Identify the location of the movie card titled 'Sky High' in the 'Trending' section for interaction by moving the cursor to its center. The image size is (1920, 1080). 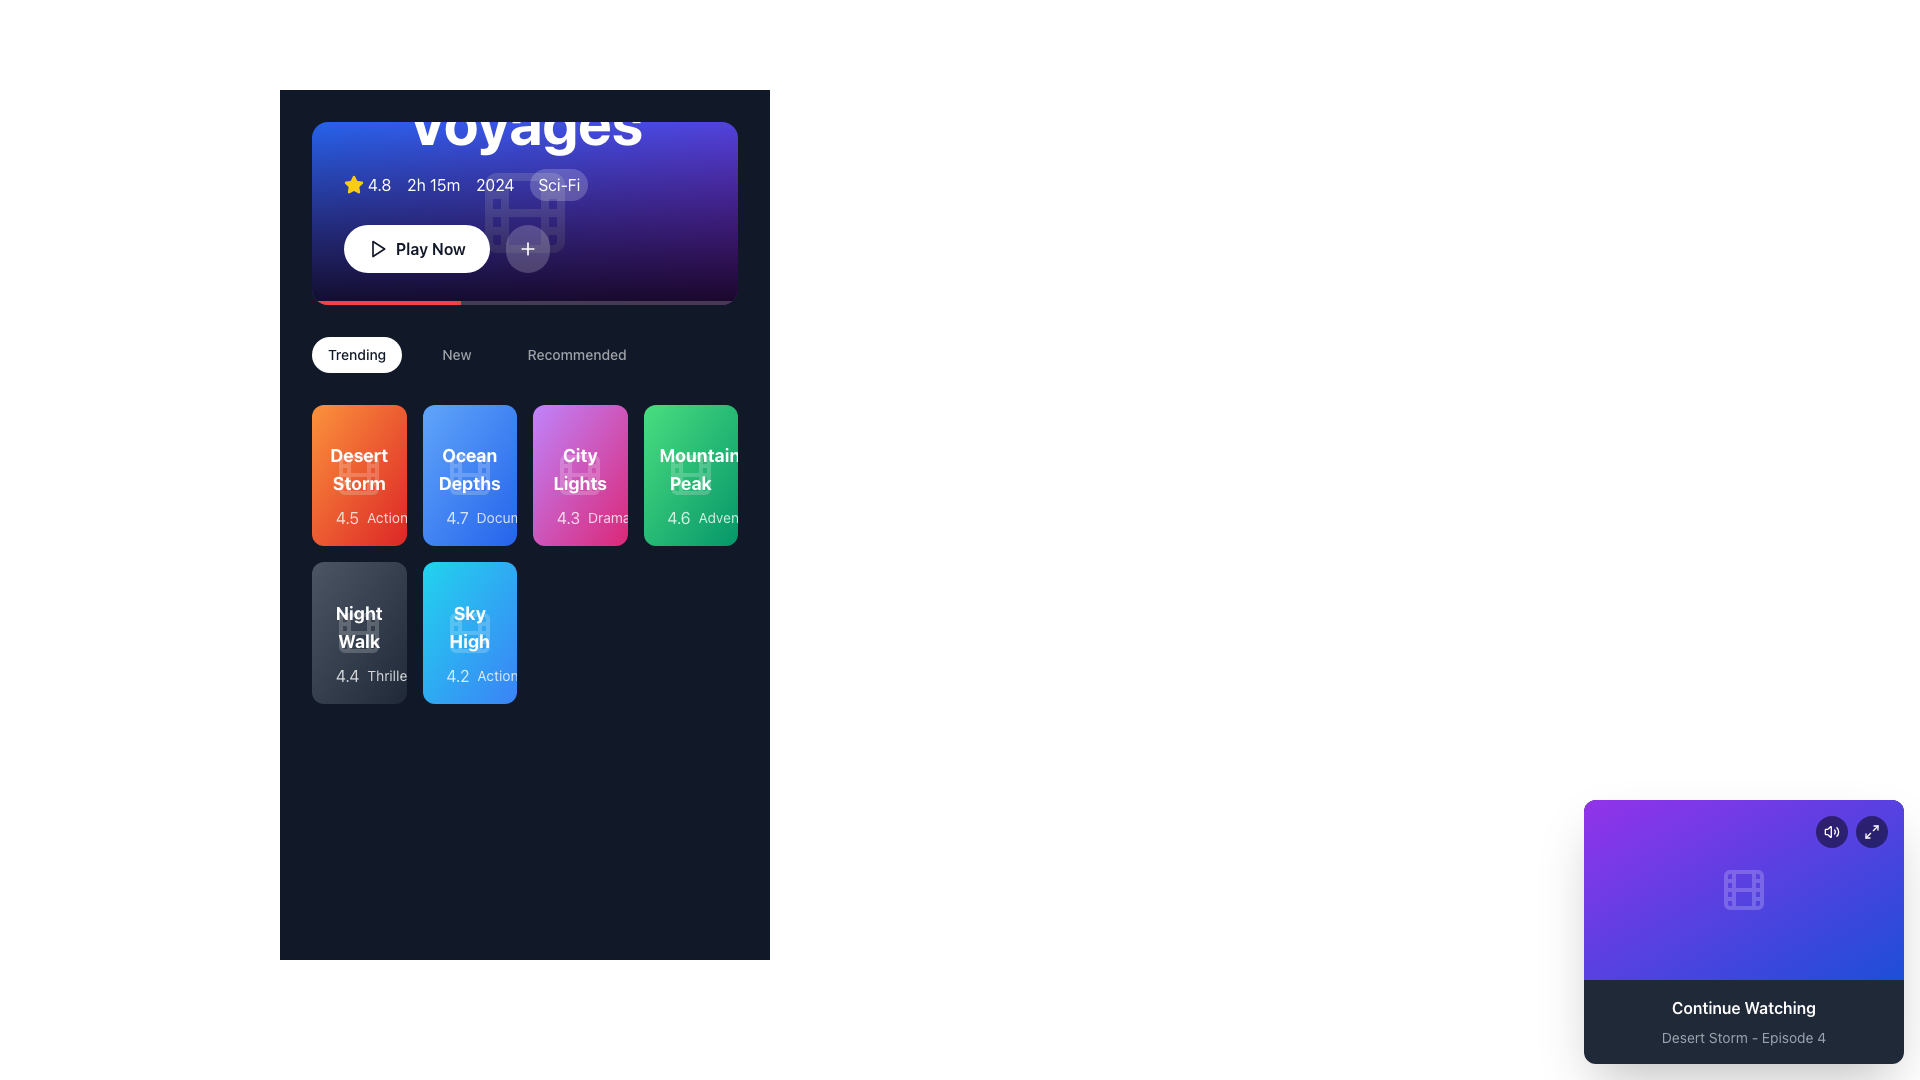
(468, 644).